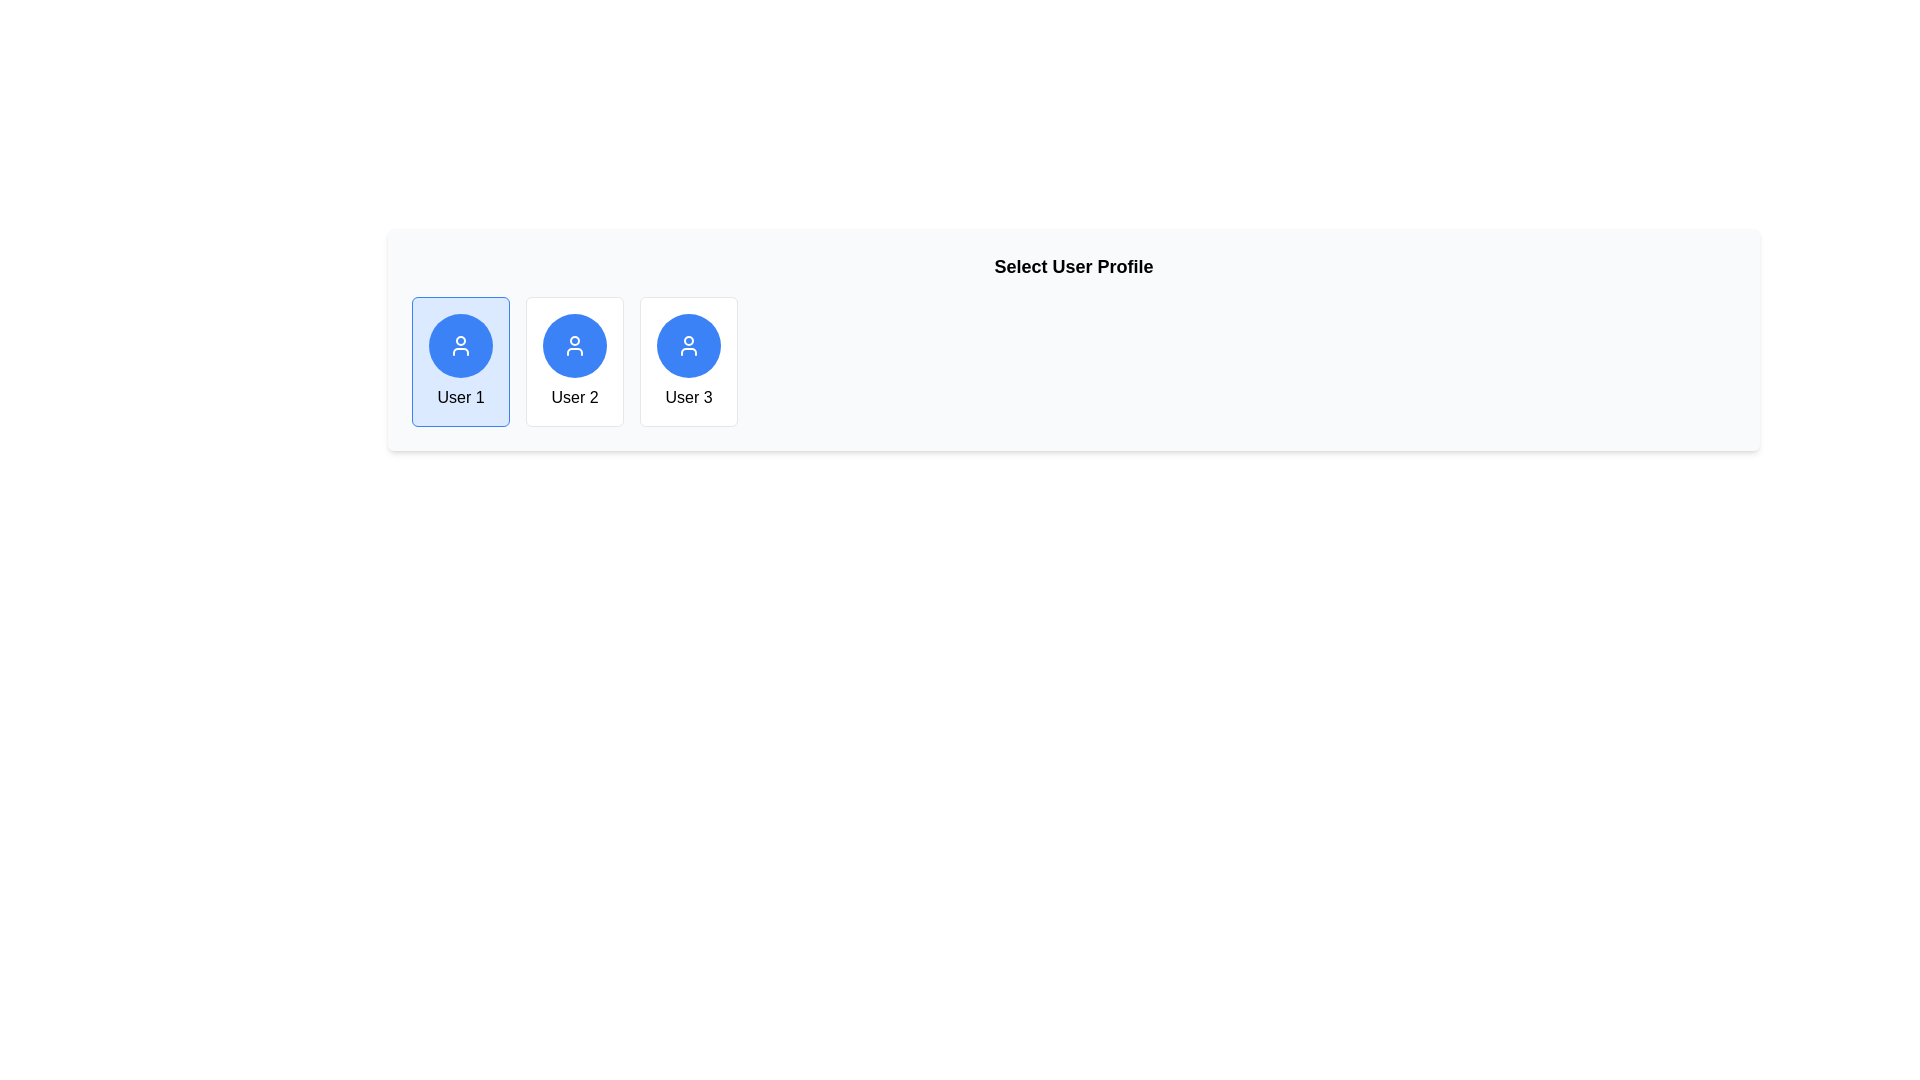 The image size is (1920, 1080). What do you see at coordinates (1073, 265) in the screenshot?
I see `the header displaying 'Select User Profile,' which is styled in bold and larger font, located above the list of user profiles` at bounding box center [1073, 265].